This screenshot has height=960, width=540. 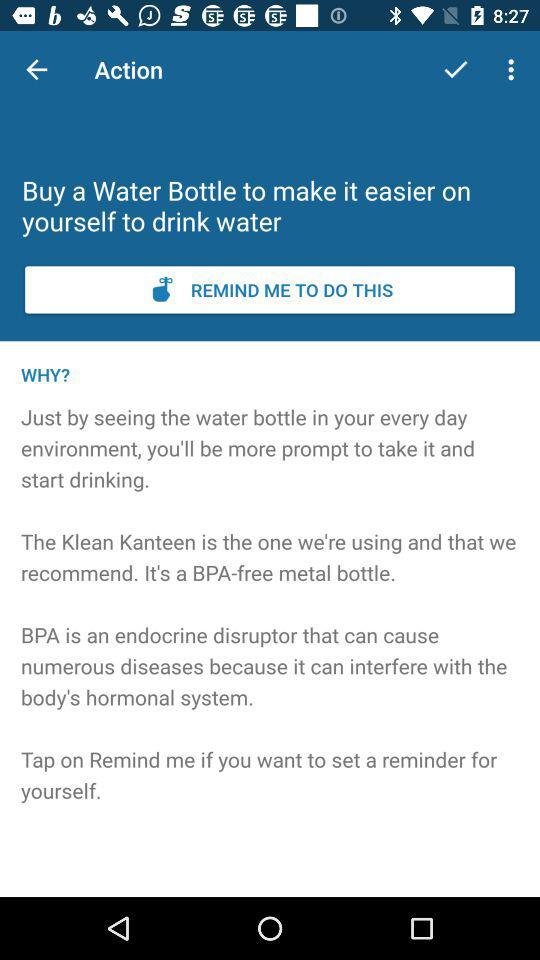 What do you see at coordinates (455, 69) in the screenshot?
I see `the item above buy a water icon` at bounding box center [455, 69].